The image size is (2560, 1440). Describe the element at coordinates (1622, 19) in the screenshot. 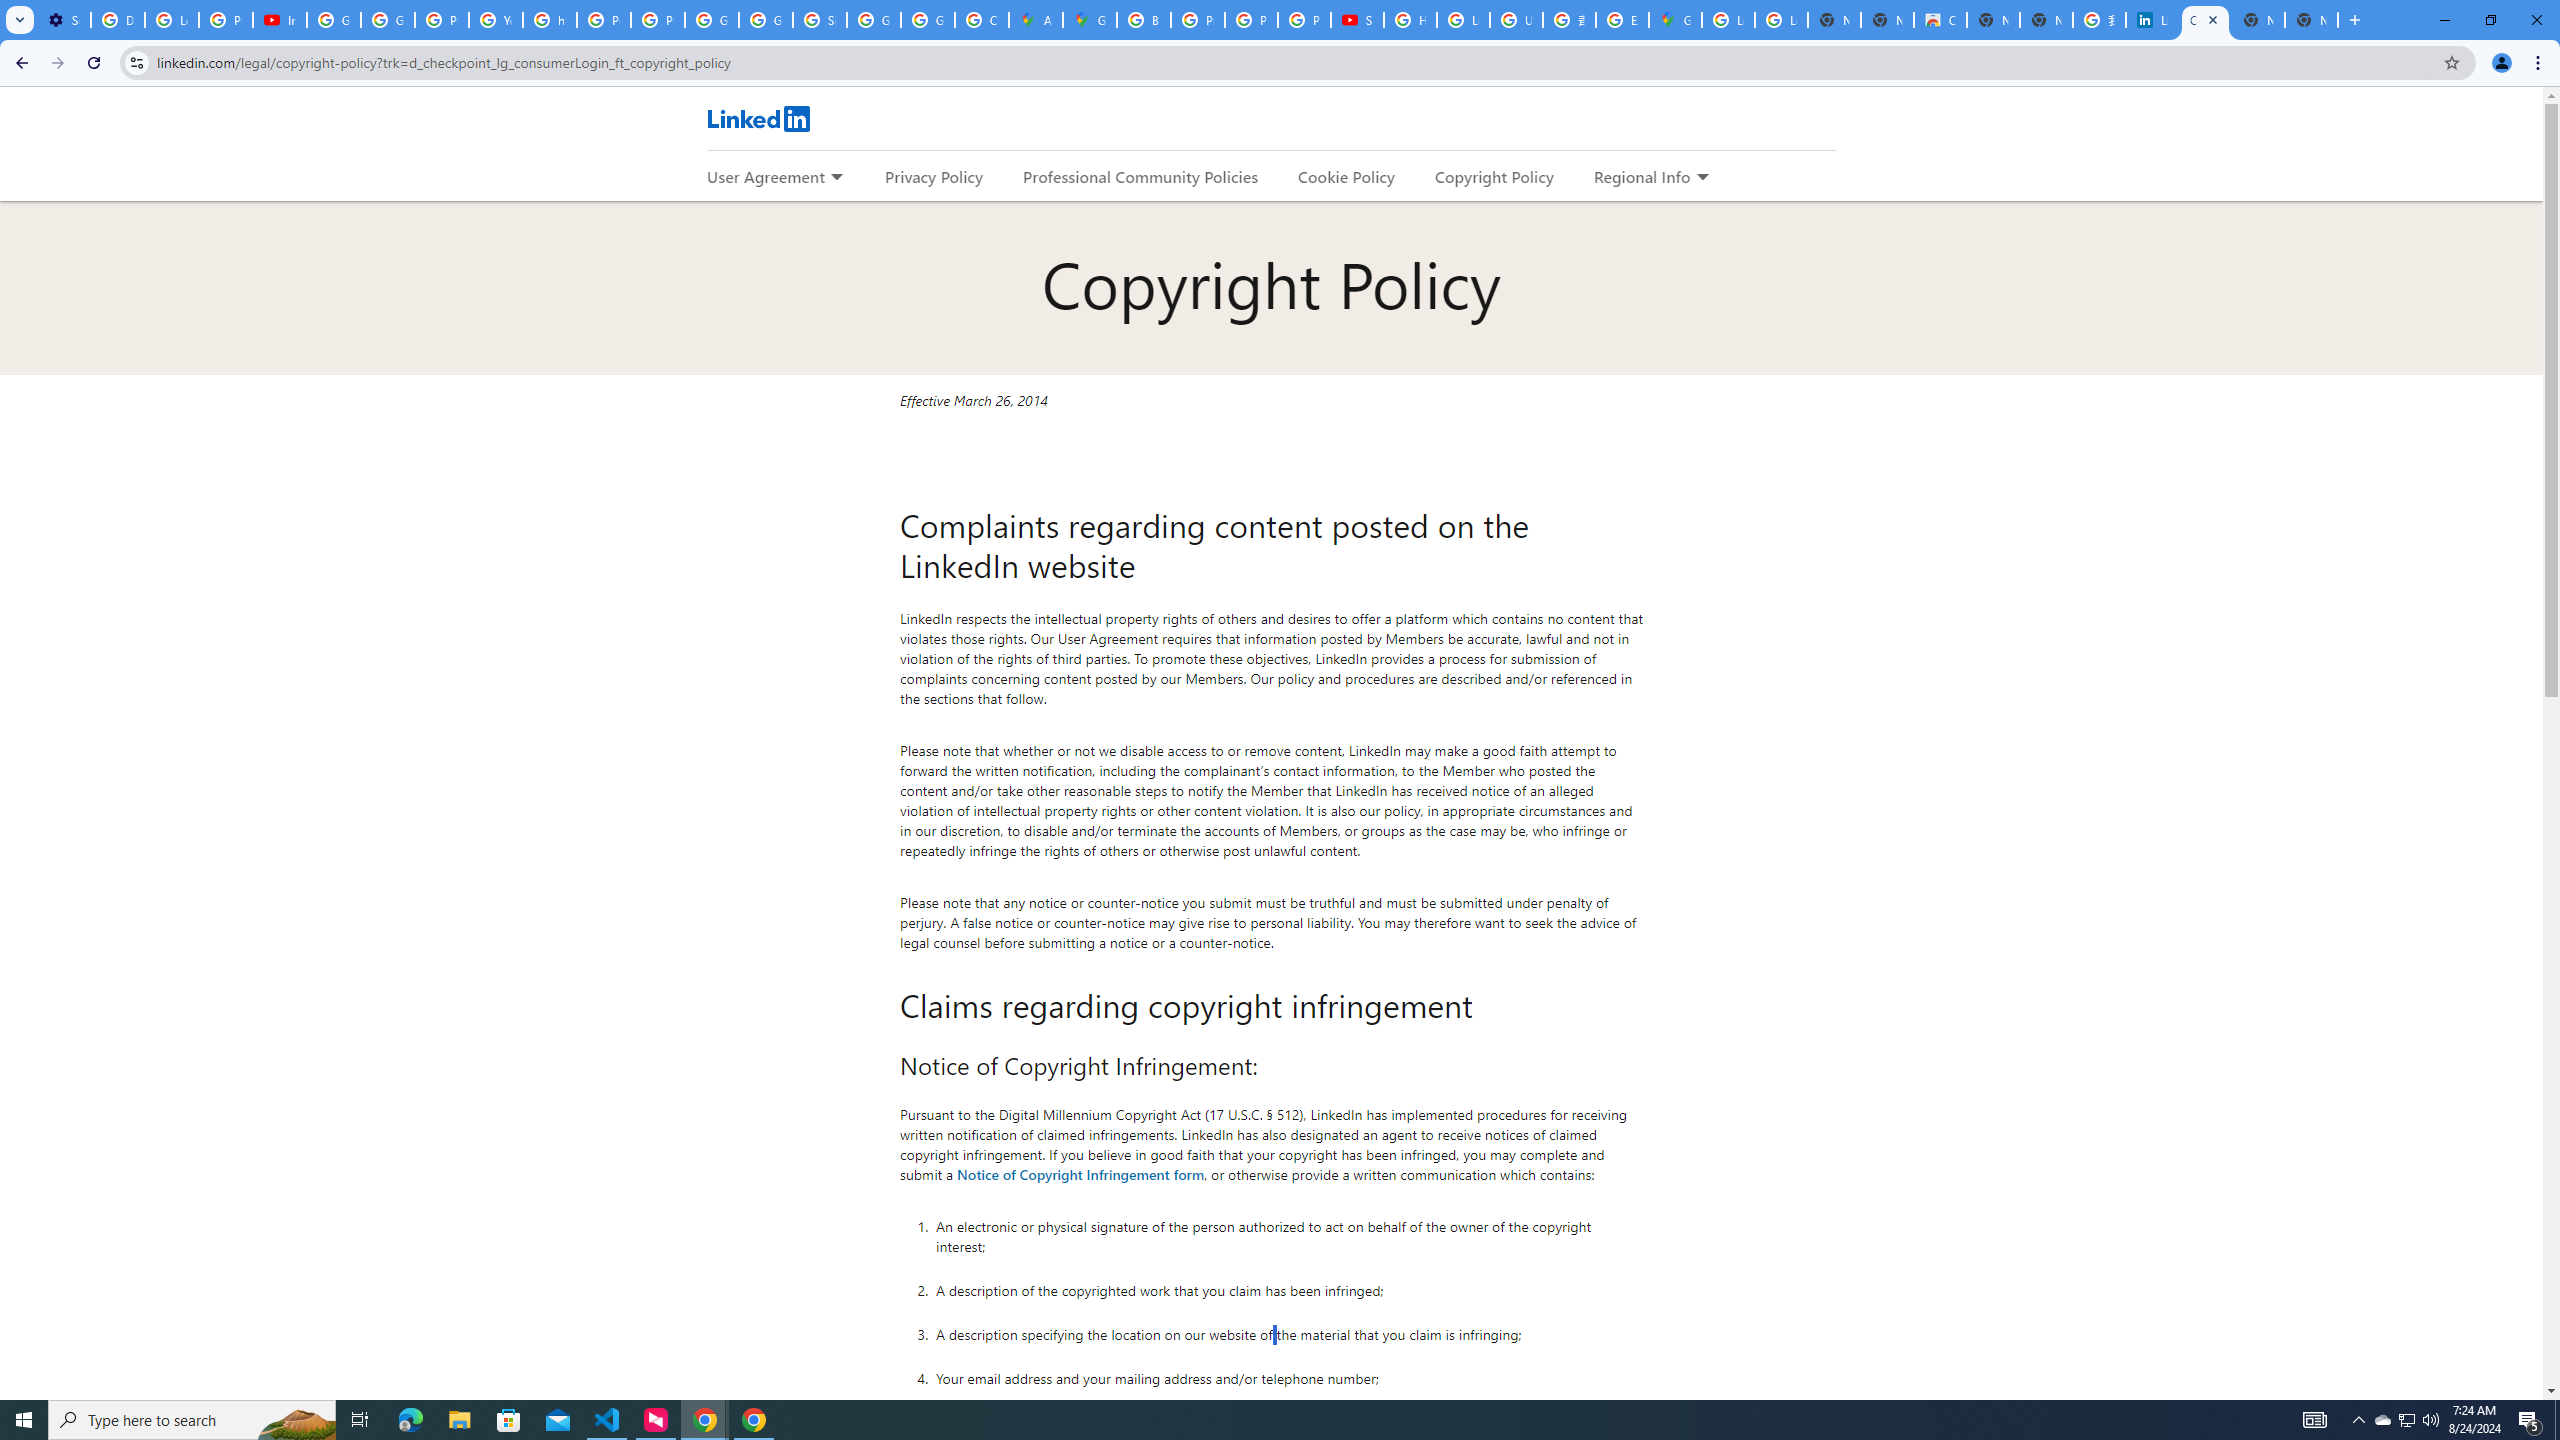

I see `'Explore new street-level details - Google Maps Help'` at that location.